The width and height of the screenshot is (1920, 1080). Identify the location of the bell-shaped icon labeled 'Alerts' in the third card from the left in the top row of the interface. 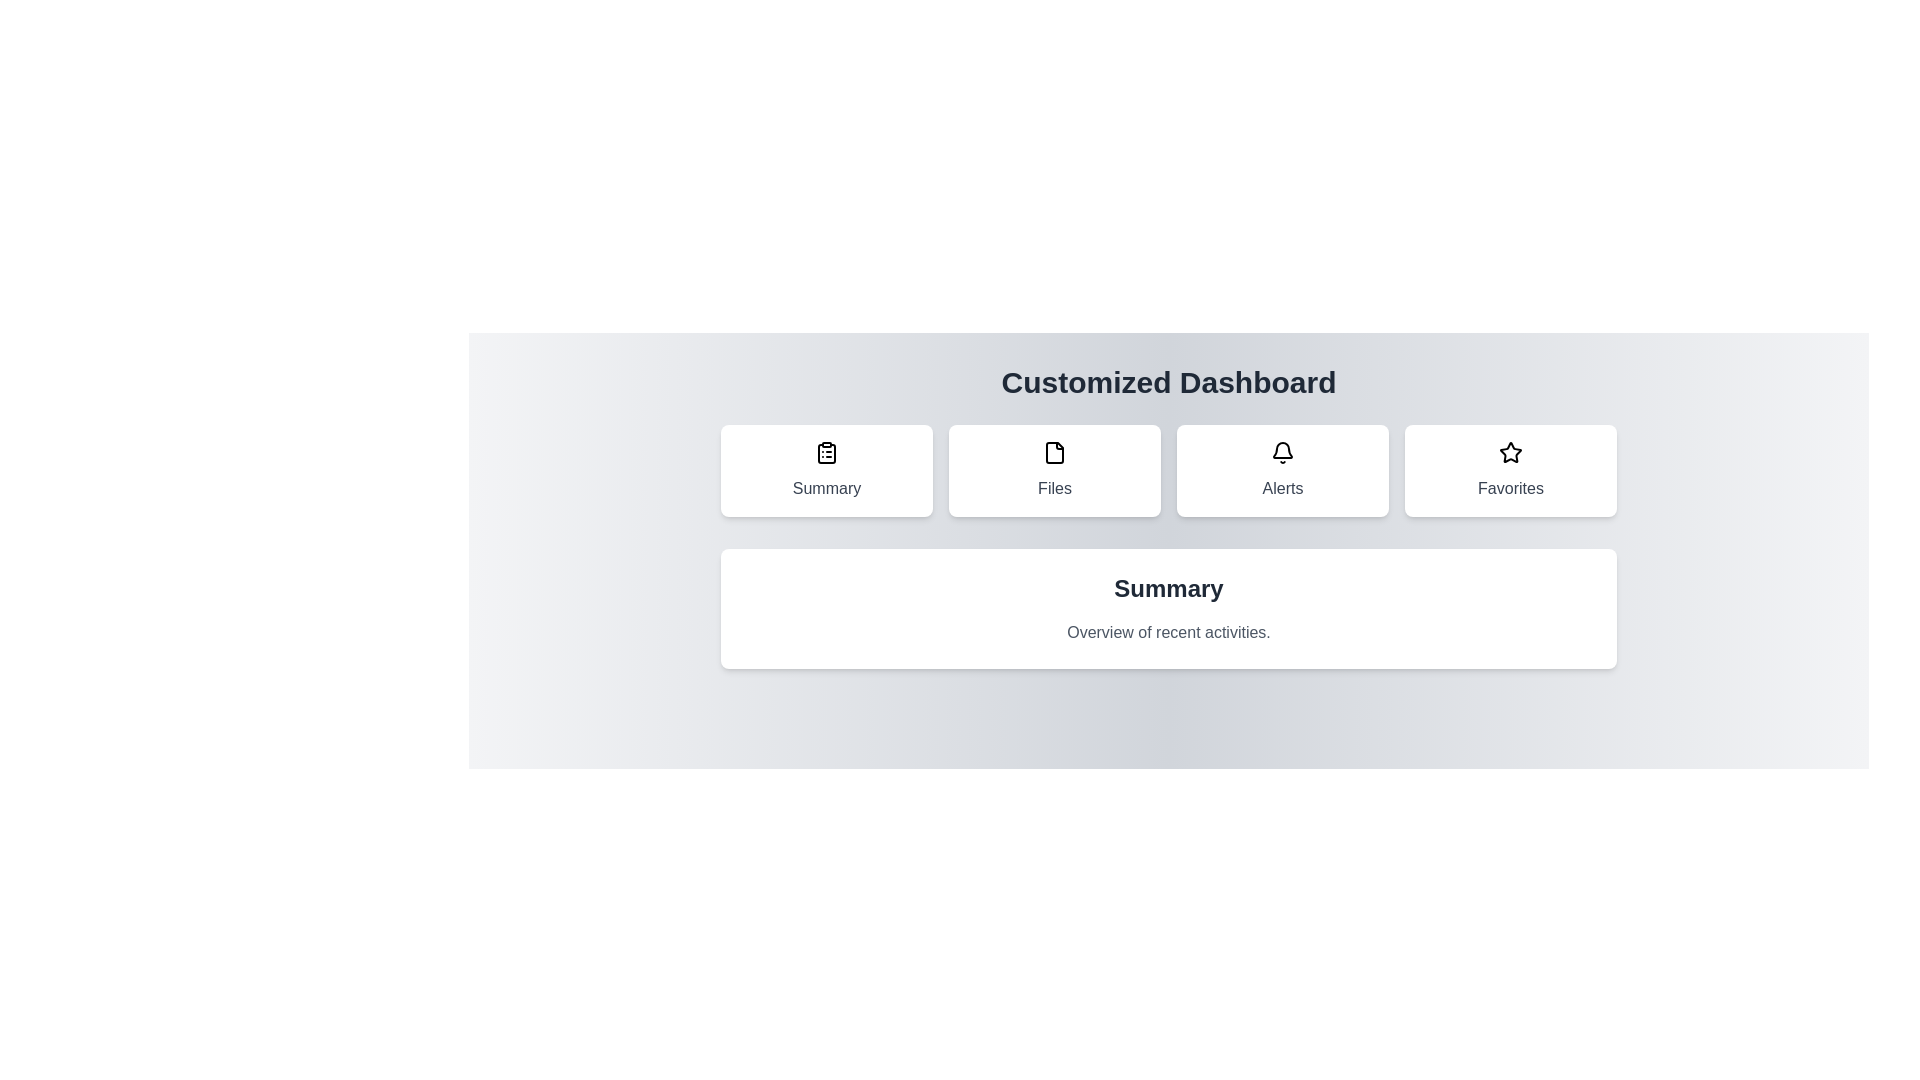
(1282, 452).